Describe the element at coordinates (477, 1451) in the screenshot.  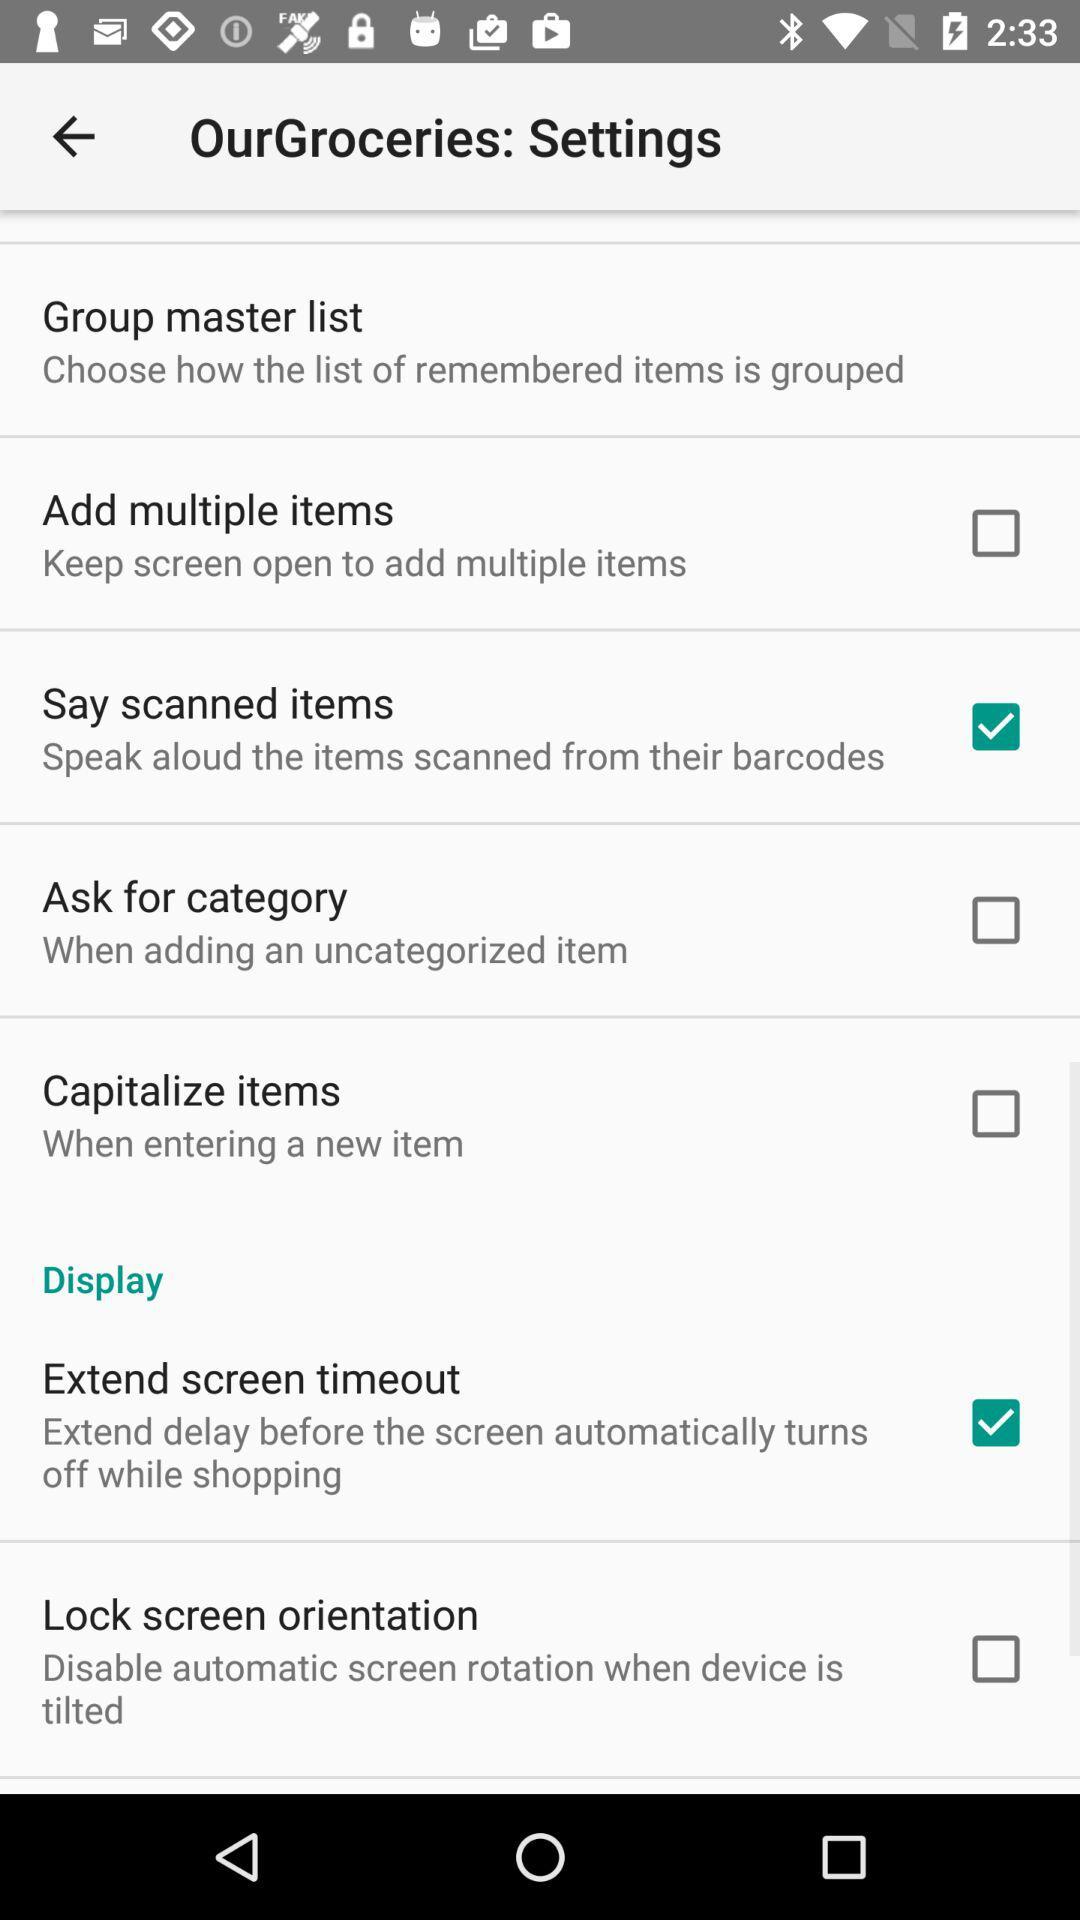
I see `icon below extend screen timeout` at that location.